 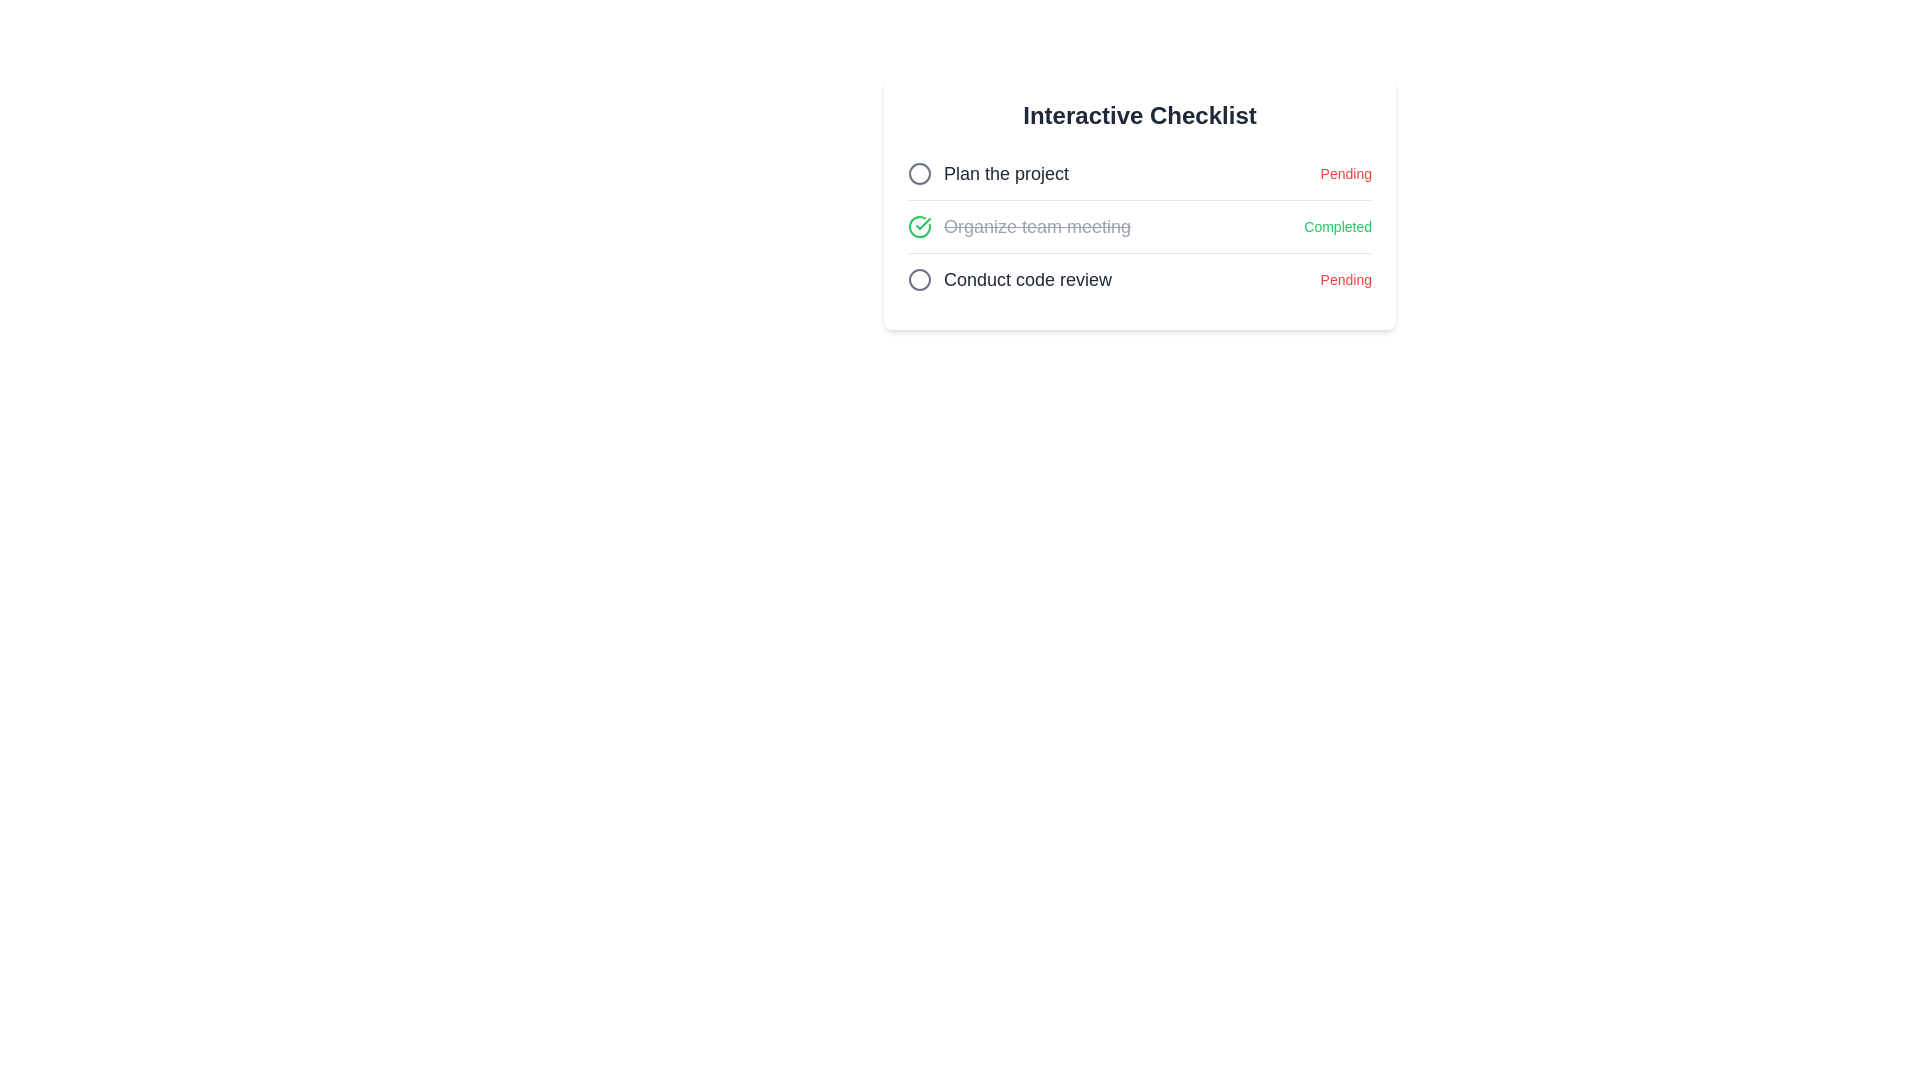 I want to click on the text label displaying 'Pending' styled in small red text under the 'Conduct code review' task, so click(x=1346, y=280).